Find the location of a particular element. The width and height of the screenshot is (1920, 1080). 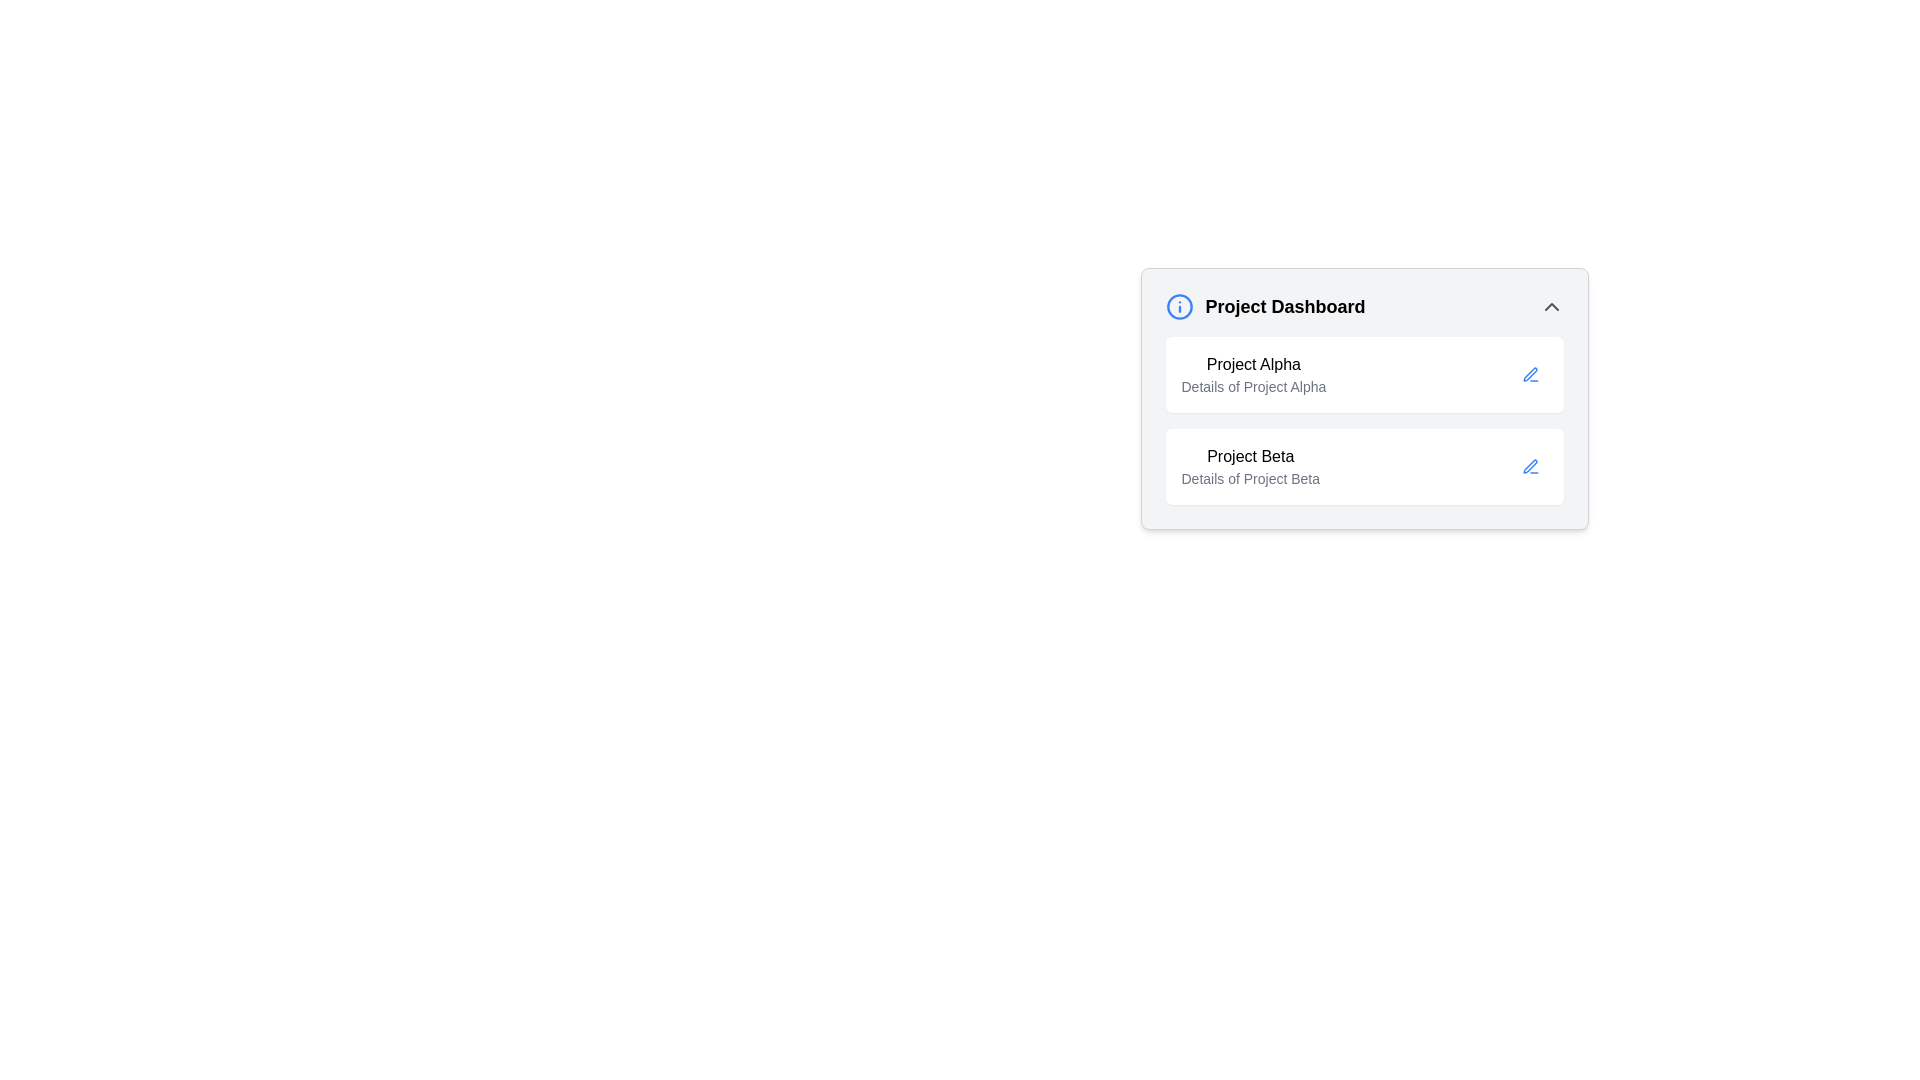

the text label that reads 'Details of Project Beta', which is styled in light gray and positioned directly below the 'Project Beta' heading in the Project Dashboard is located at coordinates (1249, 478).